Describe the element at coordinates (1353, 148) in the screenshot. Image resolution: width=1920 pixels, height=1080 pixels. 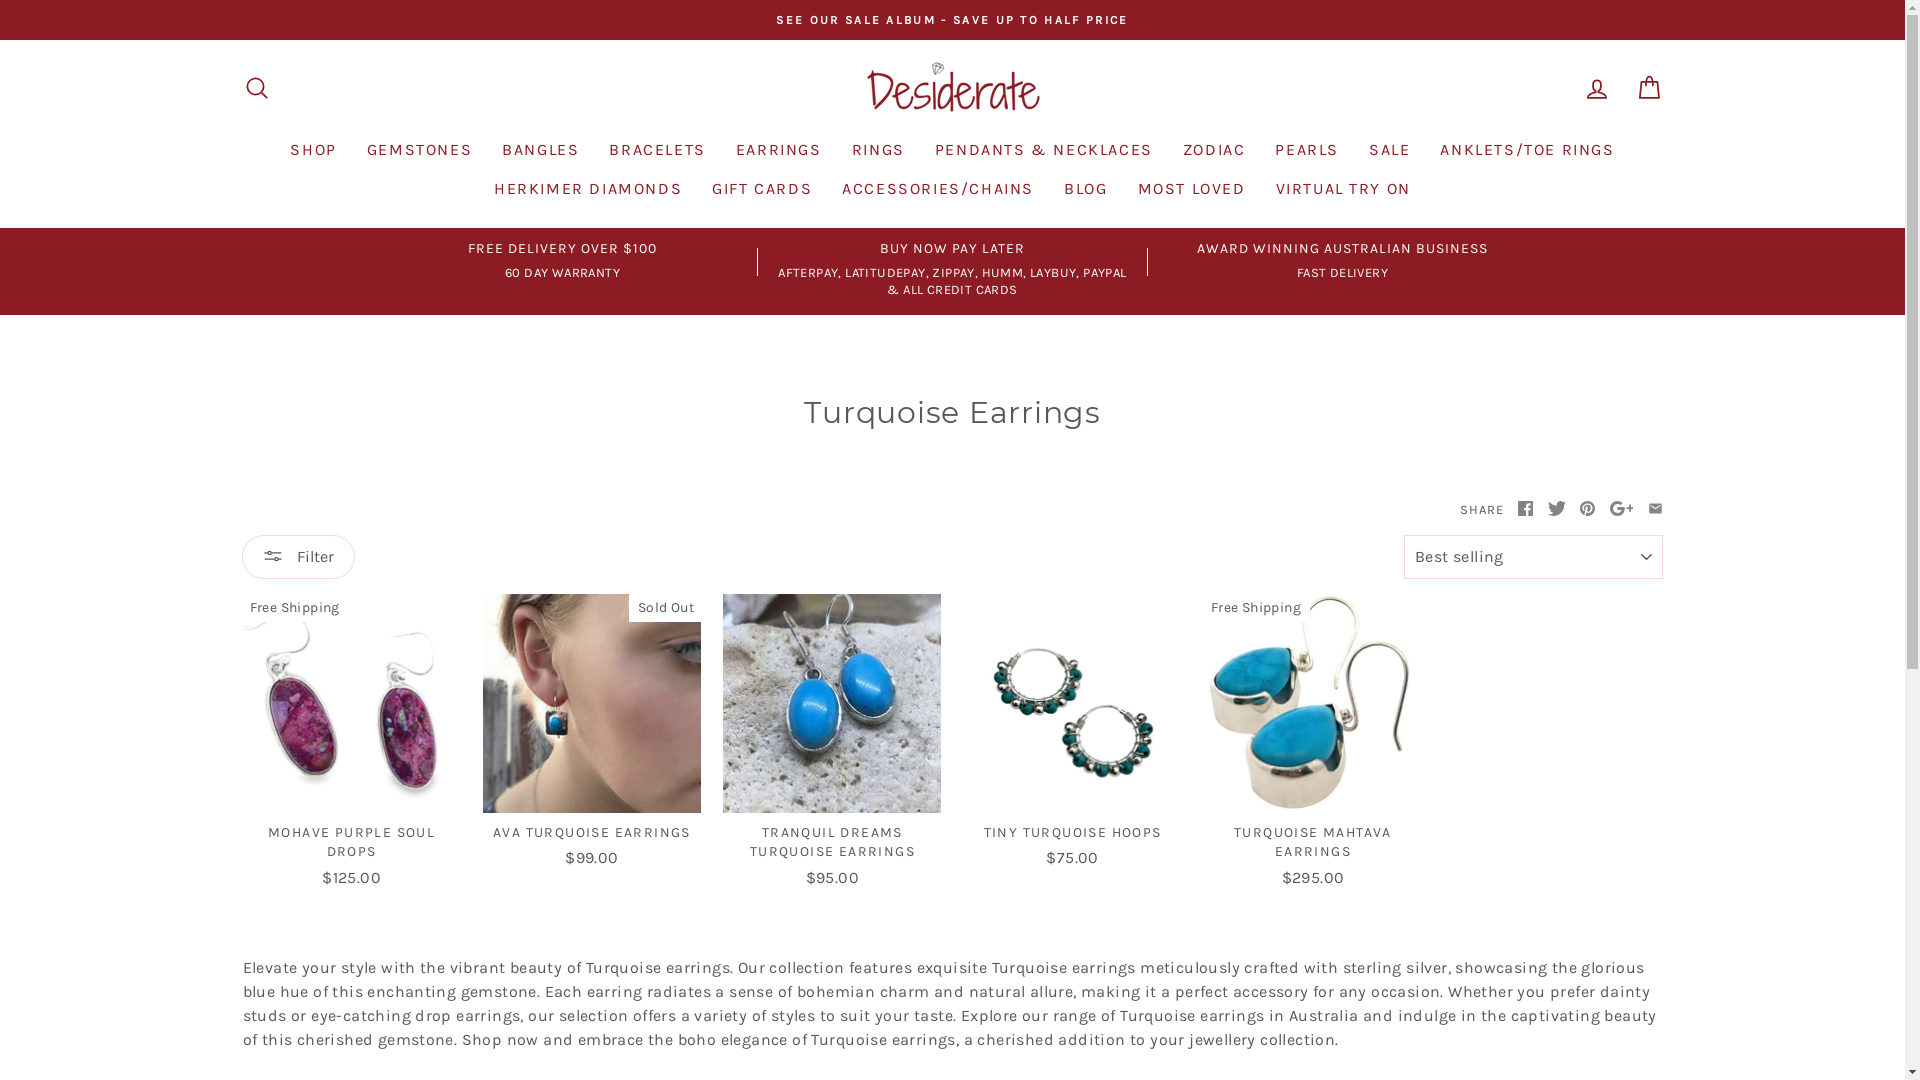
I see `'SALE'` at that location.